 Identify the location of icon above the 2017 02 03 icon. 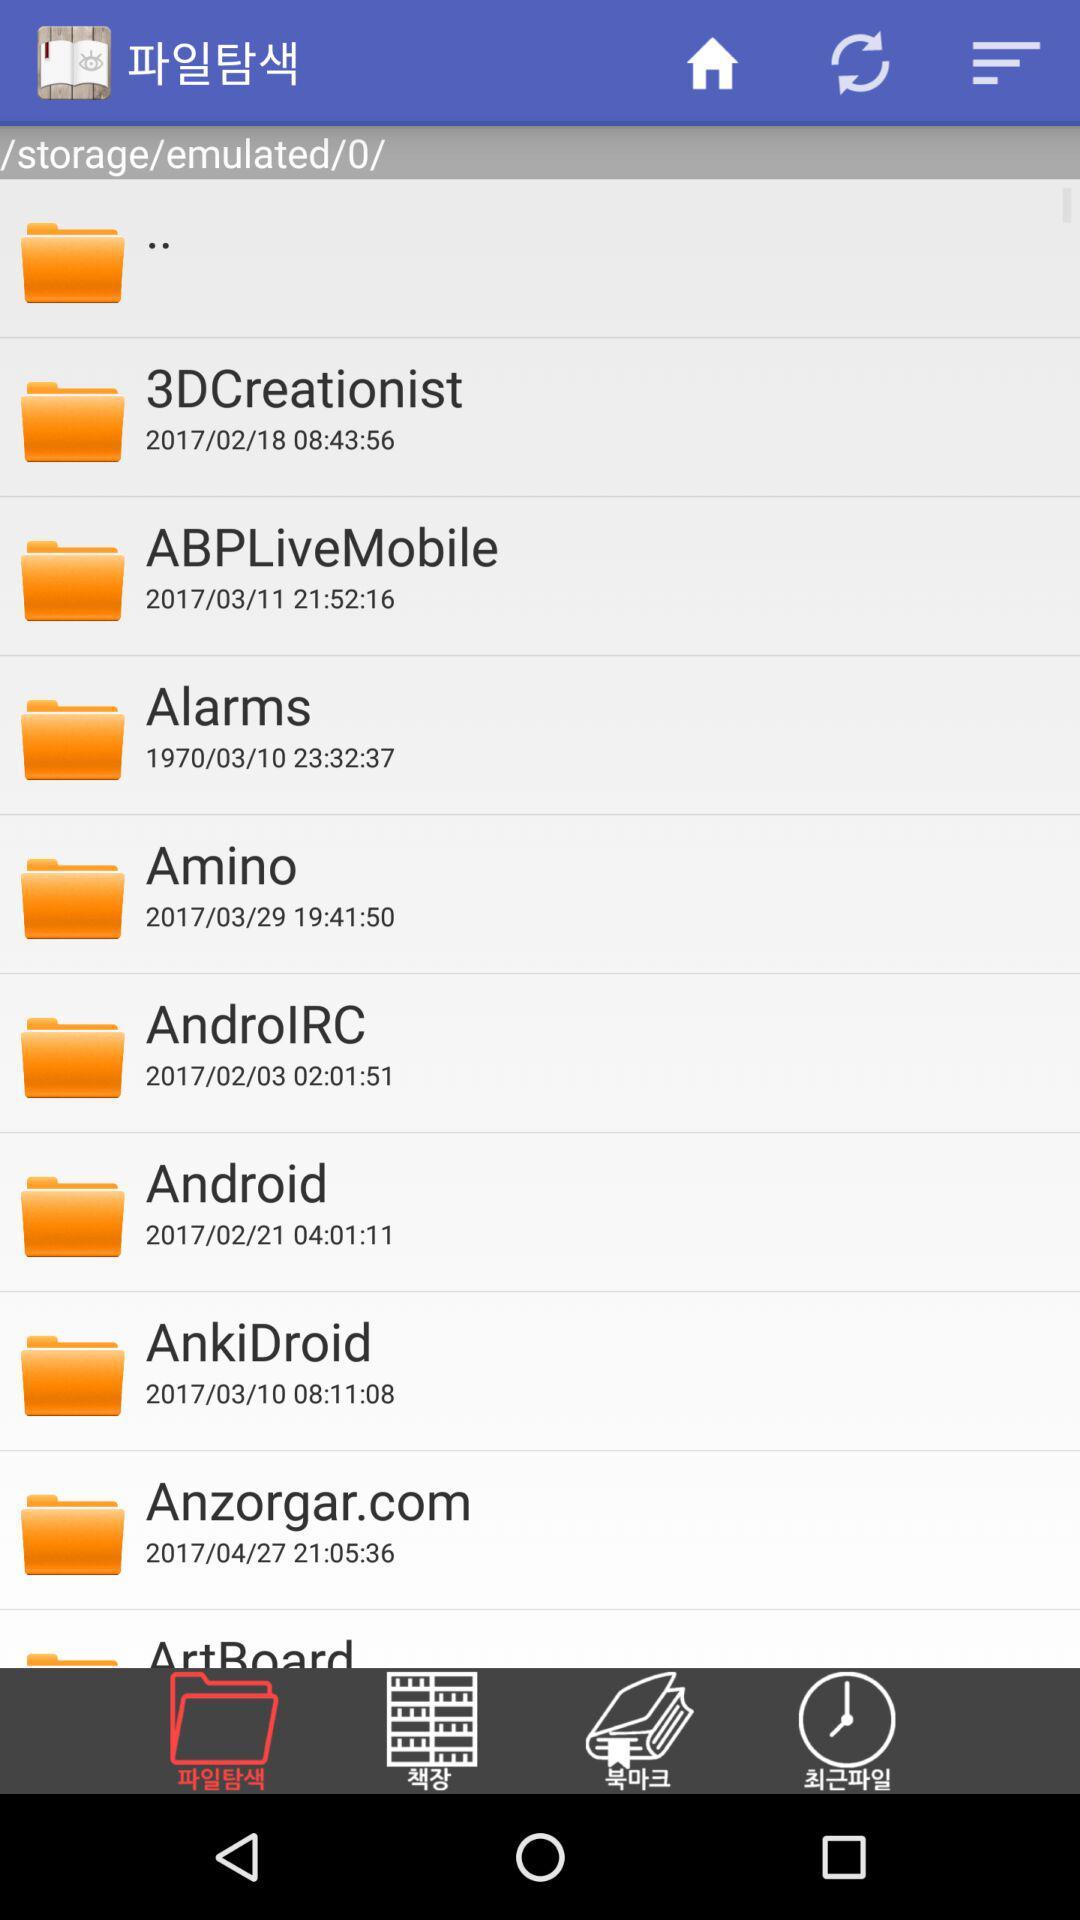
(598, 1022).